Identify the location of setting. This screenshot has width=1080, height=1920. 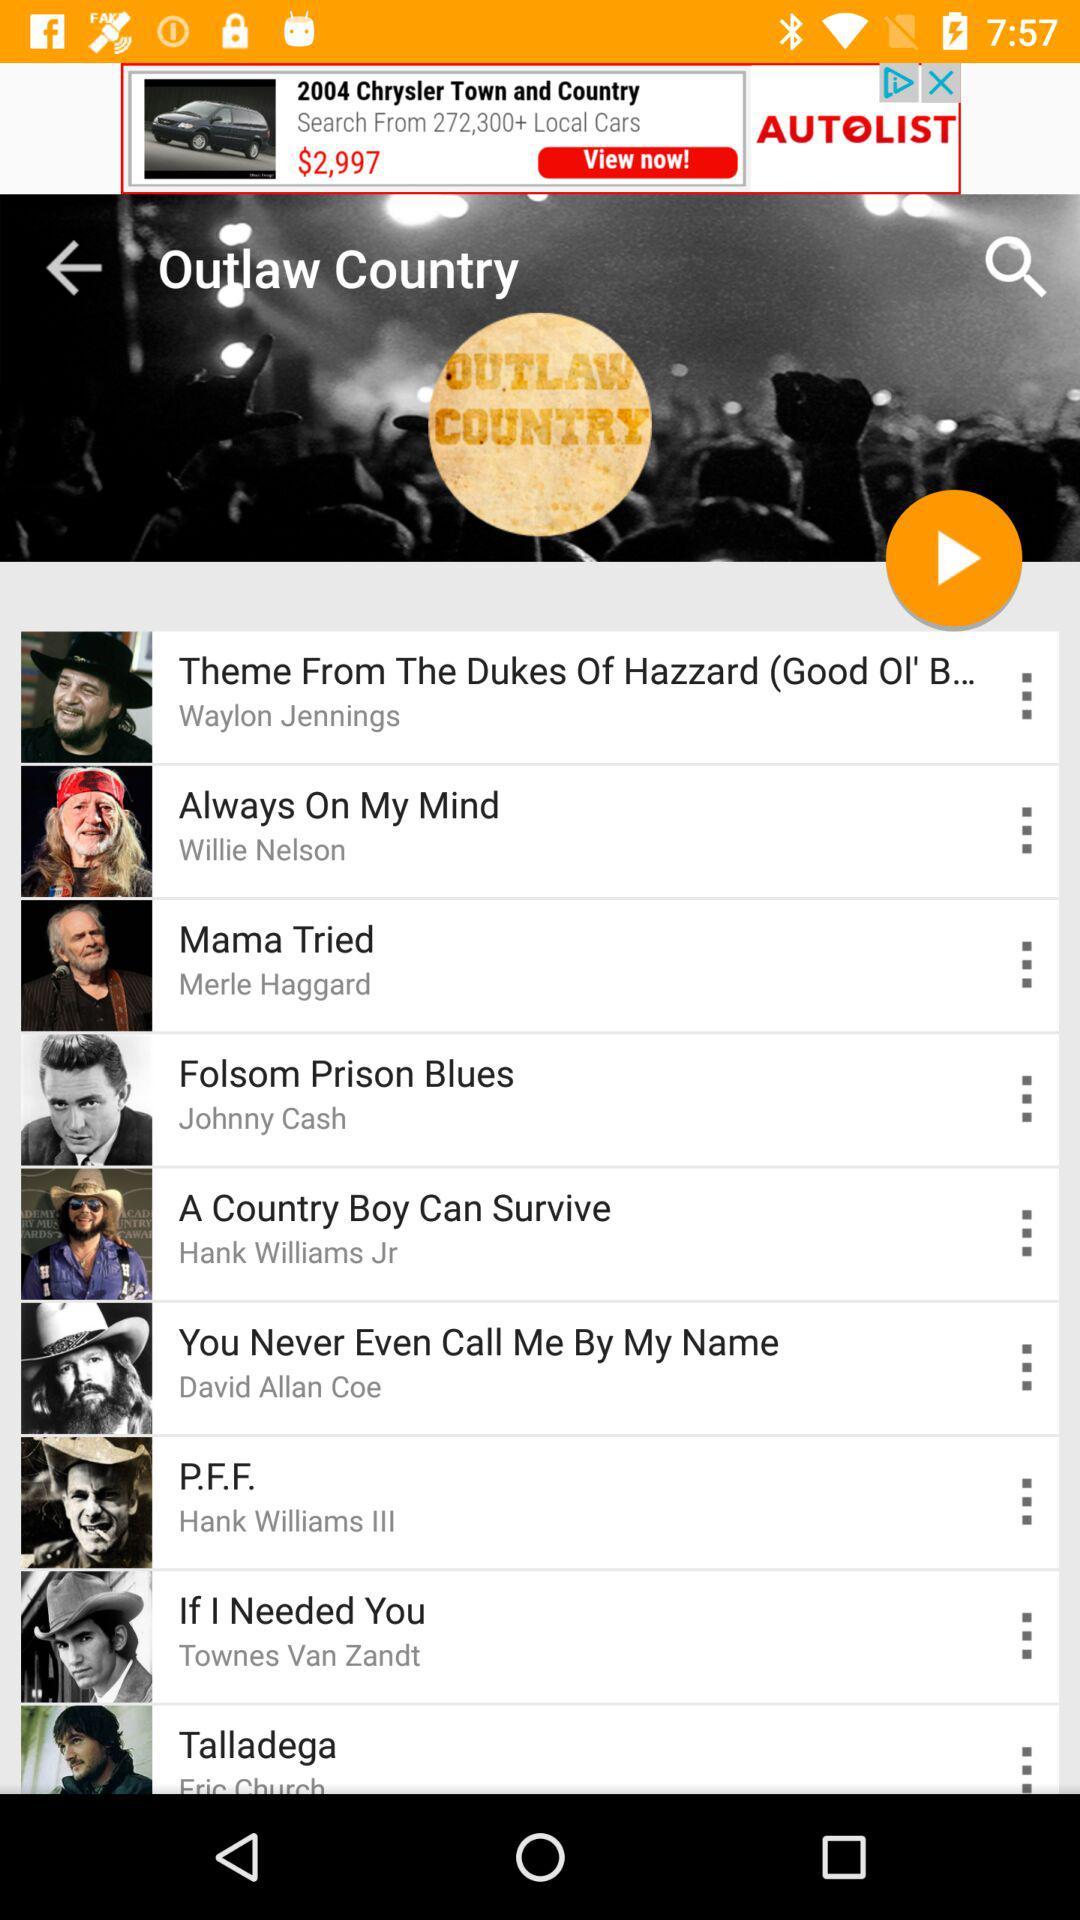
(1027, 1636).